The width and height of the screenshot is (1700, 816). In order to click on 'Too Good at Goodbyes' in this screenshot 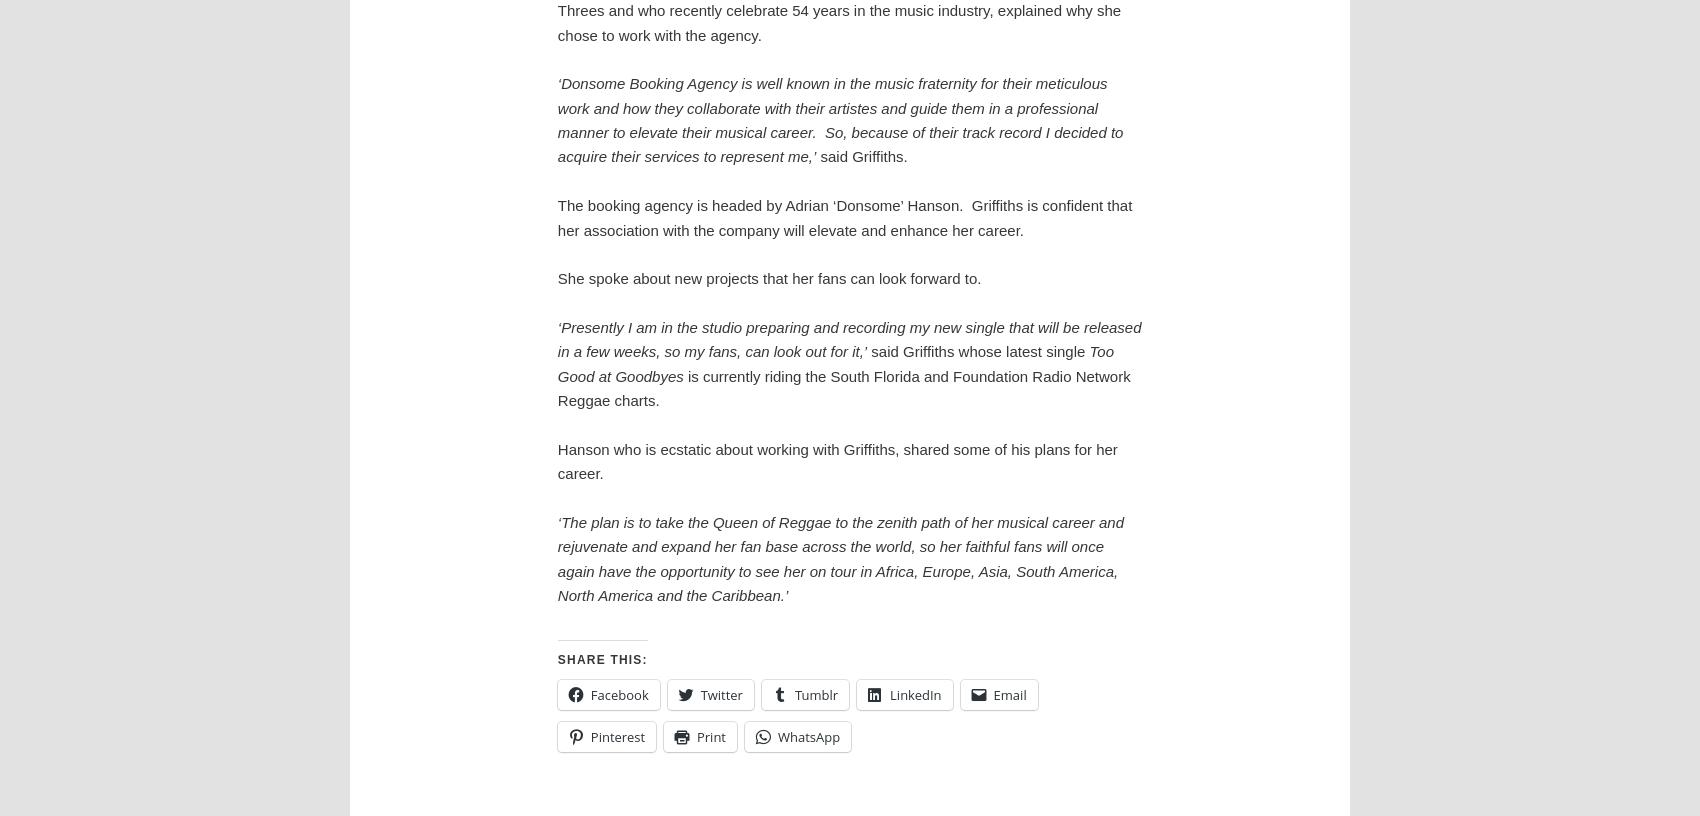, I will do `click(834, 363)`.